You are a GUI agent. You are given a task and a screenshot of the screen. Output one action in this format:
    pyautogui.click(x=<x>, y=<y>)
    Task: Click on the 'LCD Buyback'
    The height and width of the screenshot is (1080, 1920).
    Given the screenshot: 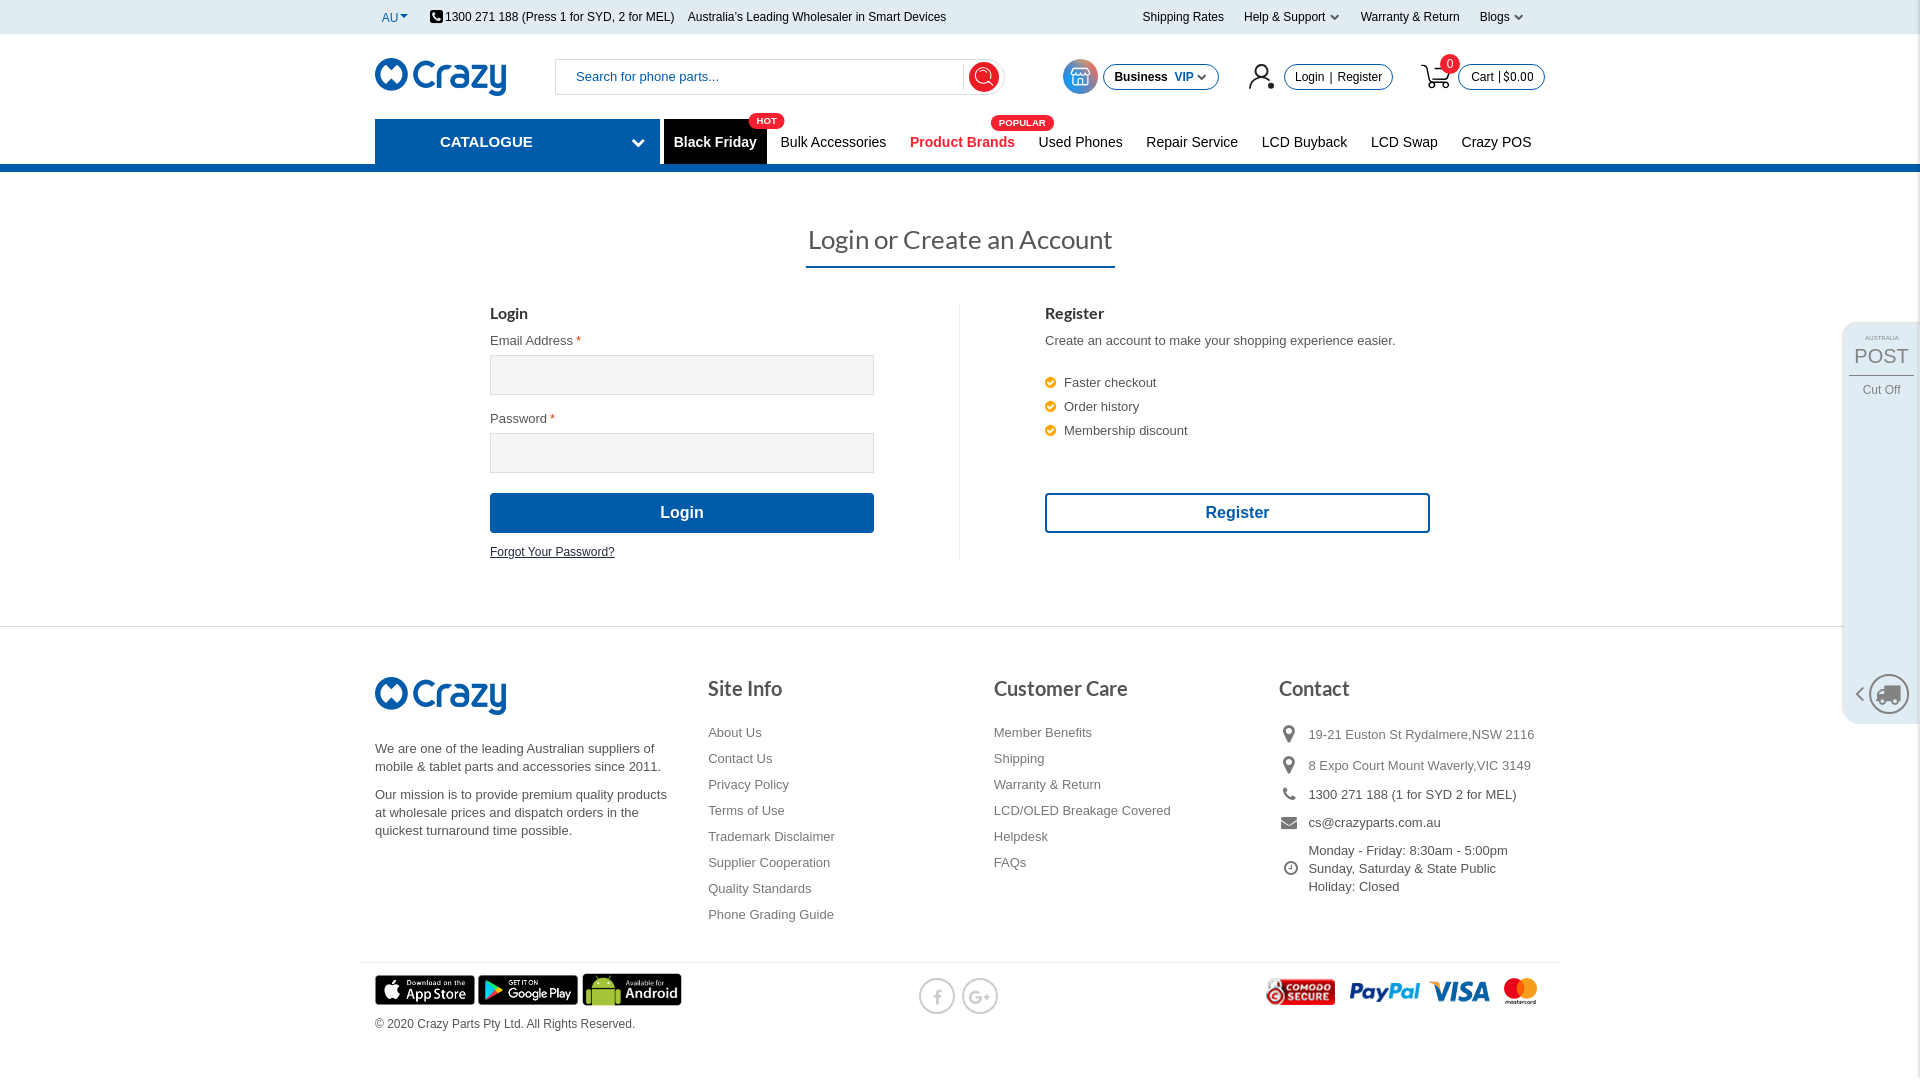 What is the action you would take?
    pyautogui.click(x=1305, y=141)
    